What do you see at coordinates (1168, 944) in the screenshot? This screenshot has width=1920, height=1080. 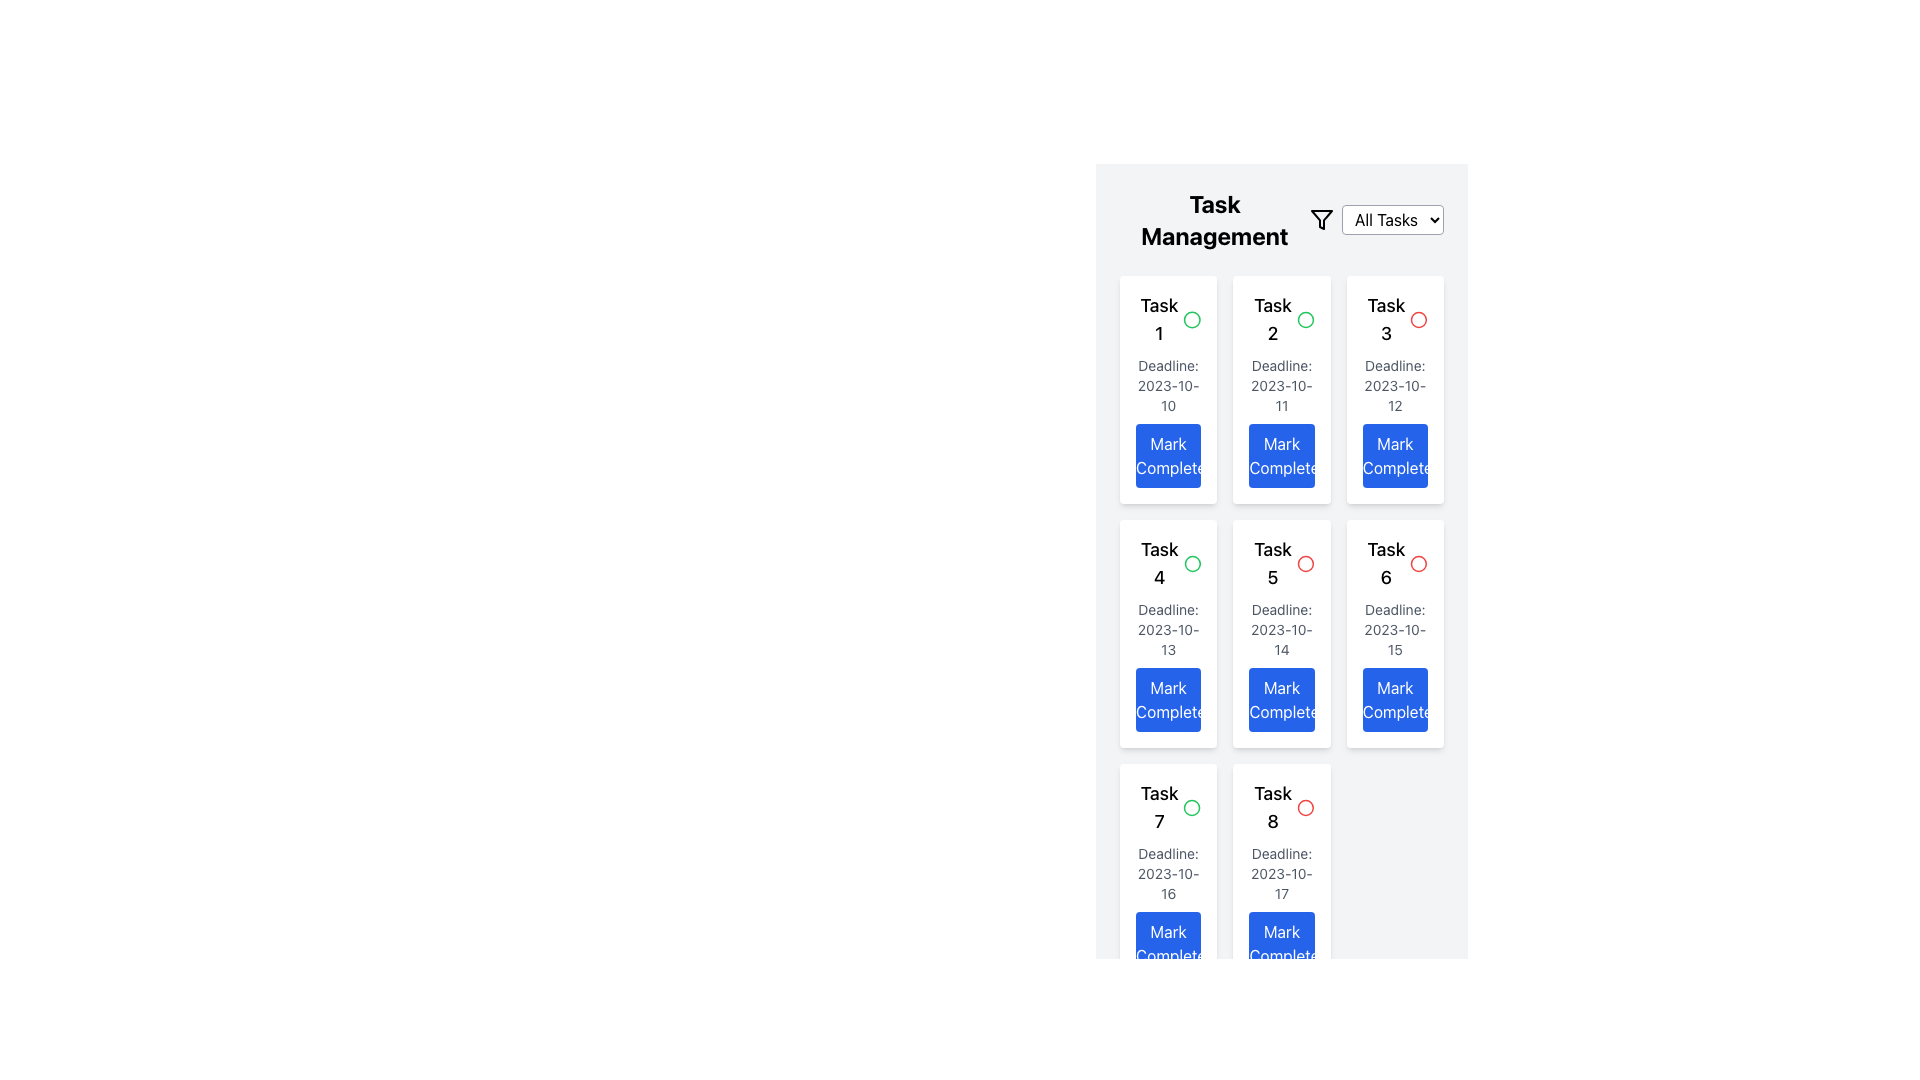 I see `the 'Mark Completed' button located at the bottom of the 'Task 7' card` at bounding box center [1168, 944].